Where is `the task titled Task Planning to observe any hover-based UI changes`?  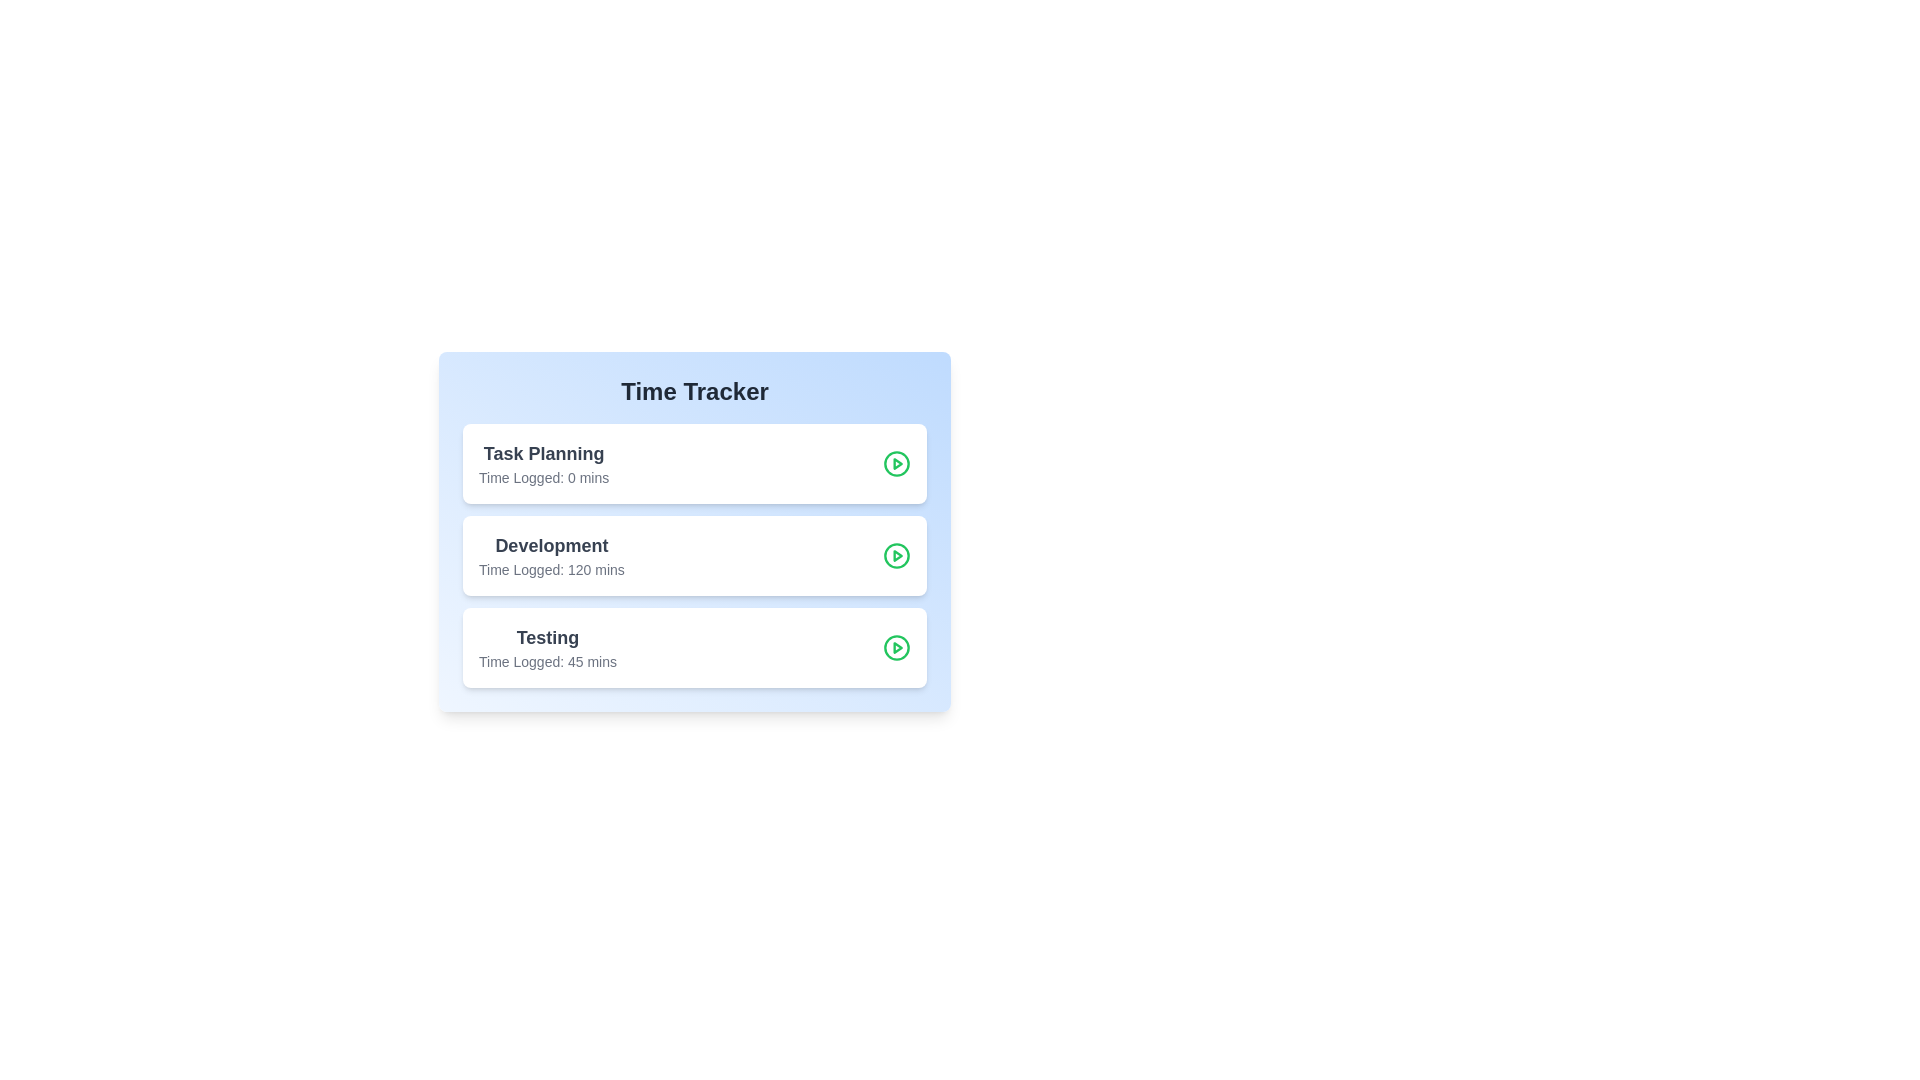 the task titled Task Planning to observe any hover-based UI changes is located at coordinates (543, 463).